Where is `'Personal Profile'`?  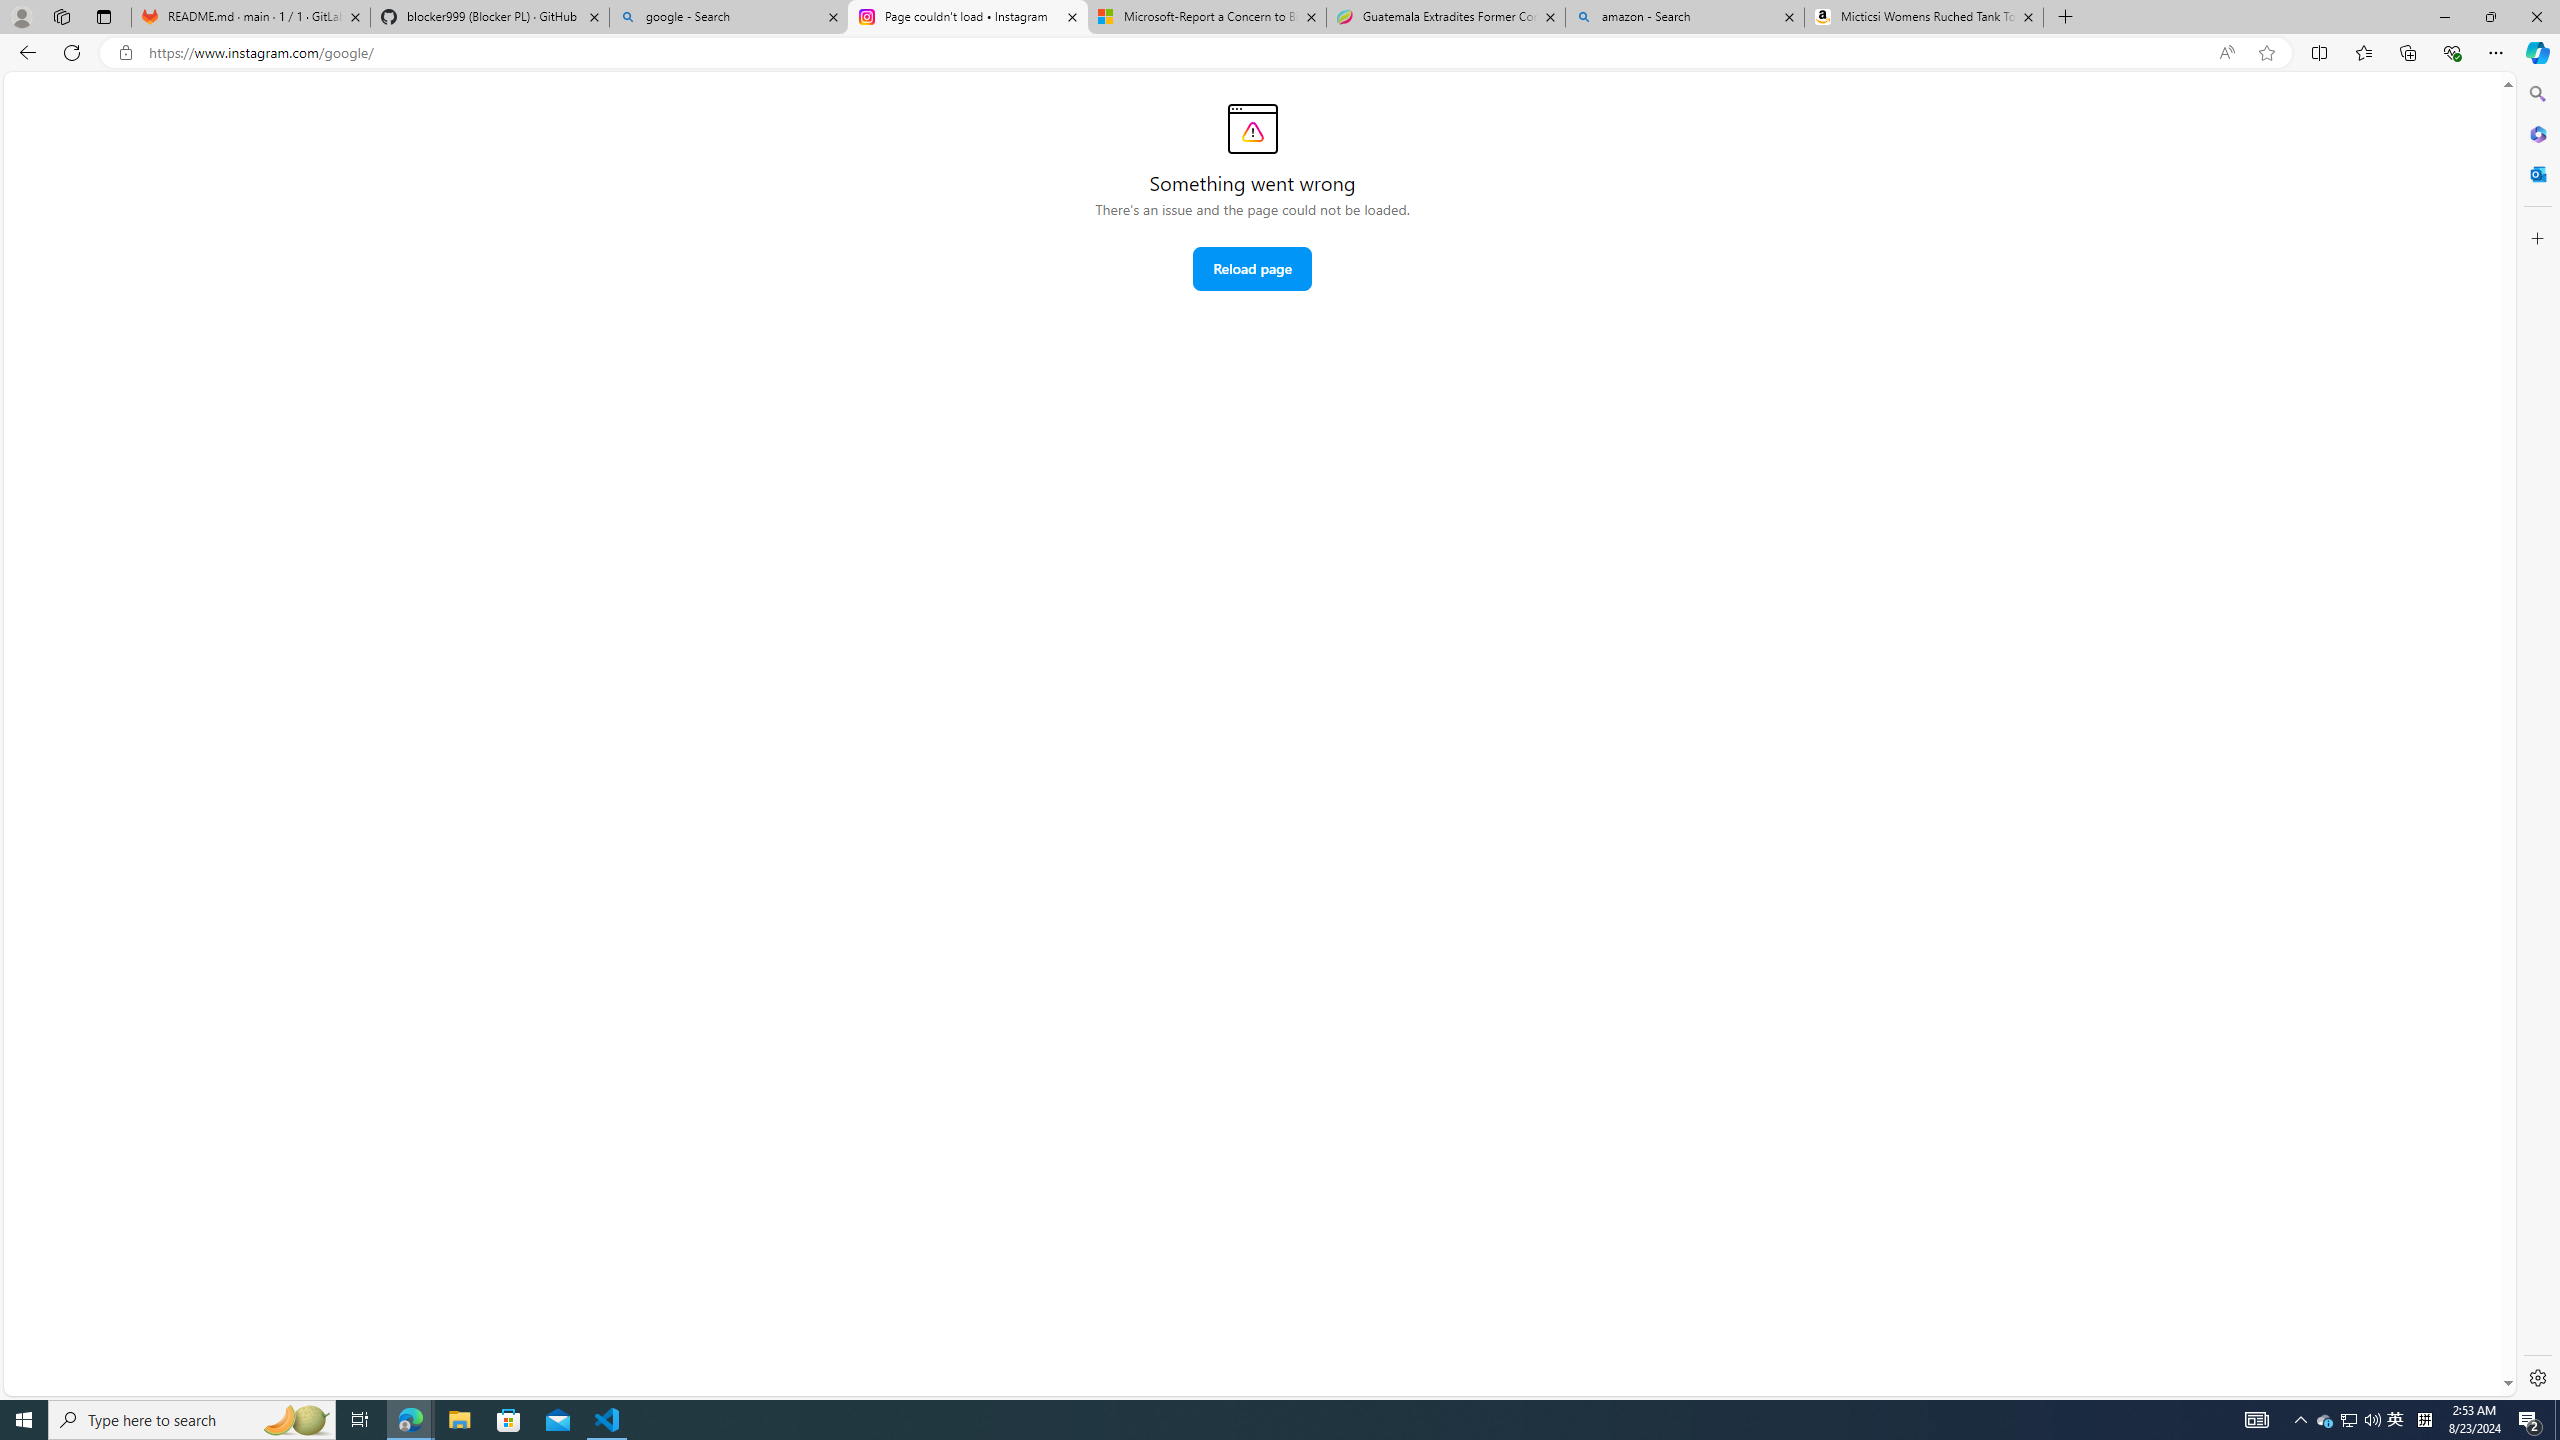
'Personal Profile' is located at coordinates (20, 16).